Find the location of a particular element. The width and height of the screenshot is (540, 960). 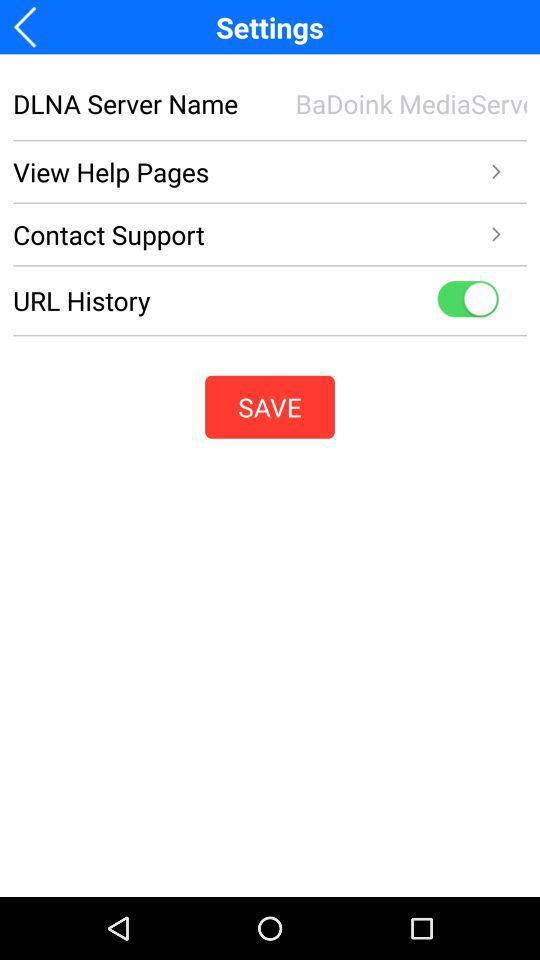

previous is located at coordinates (30, 26).